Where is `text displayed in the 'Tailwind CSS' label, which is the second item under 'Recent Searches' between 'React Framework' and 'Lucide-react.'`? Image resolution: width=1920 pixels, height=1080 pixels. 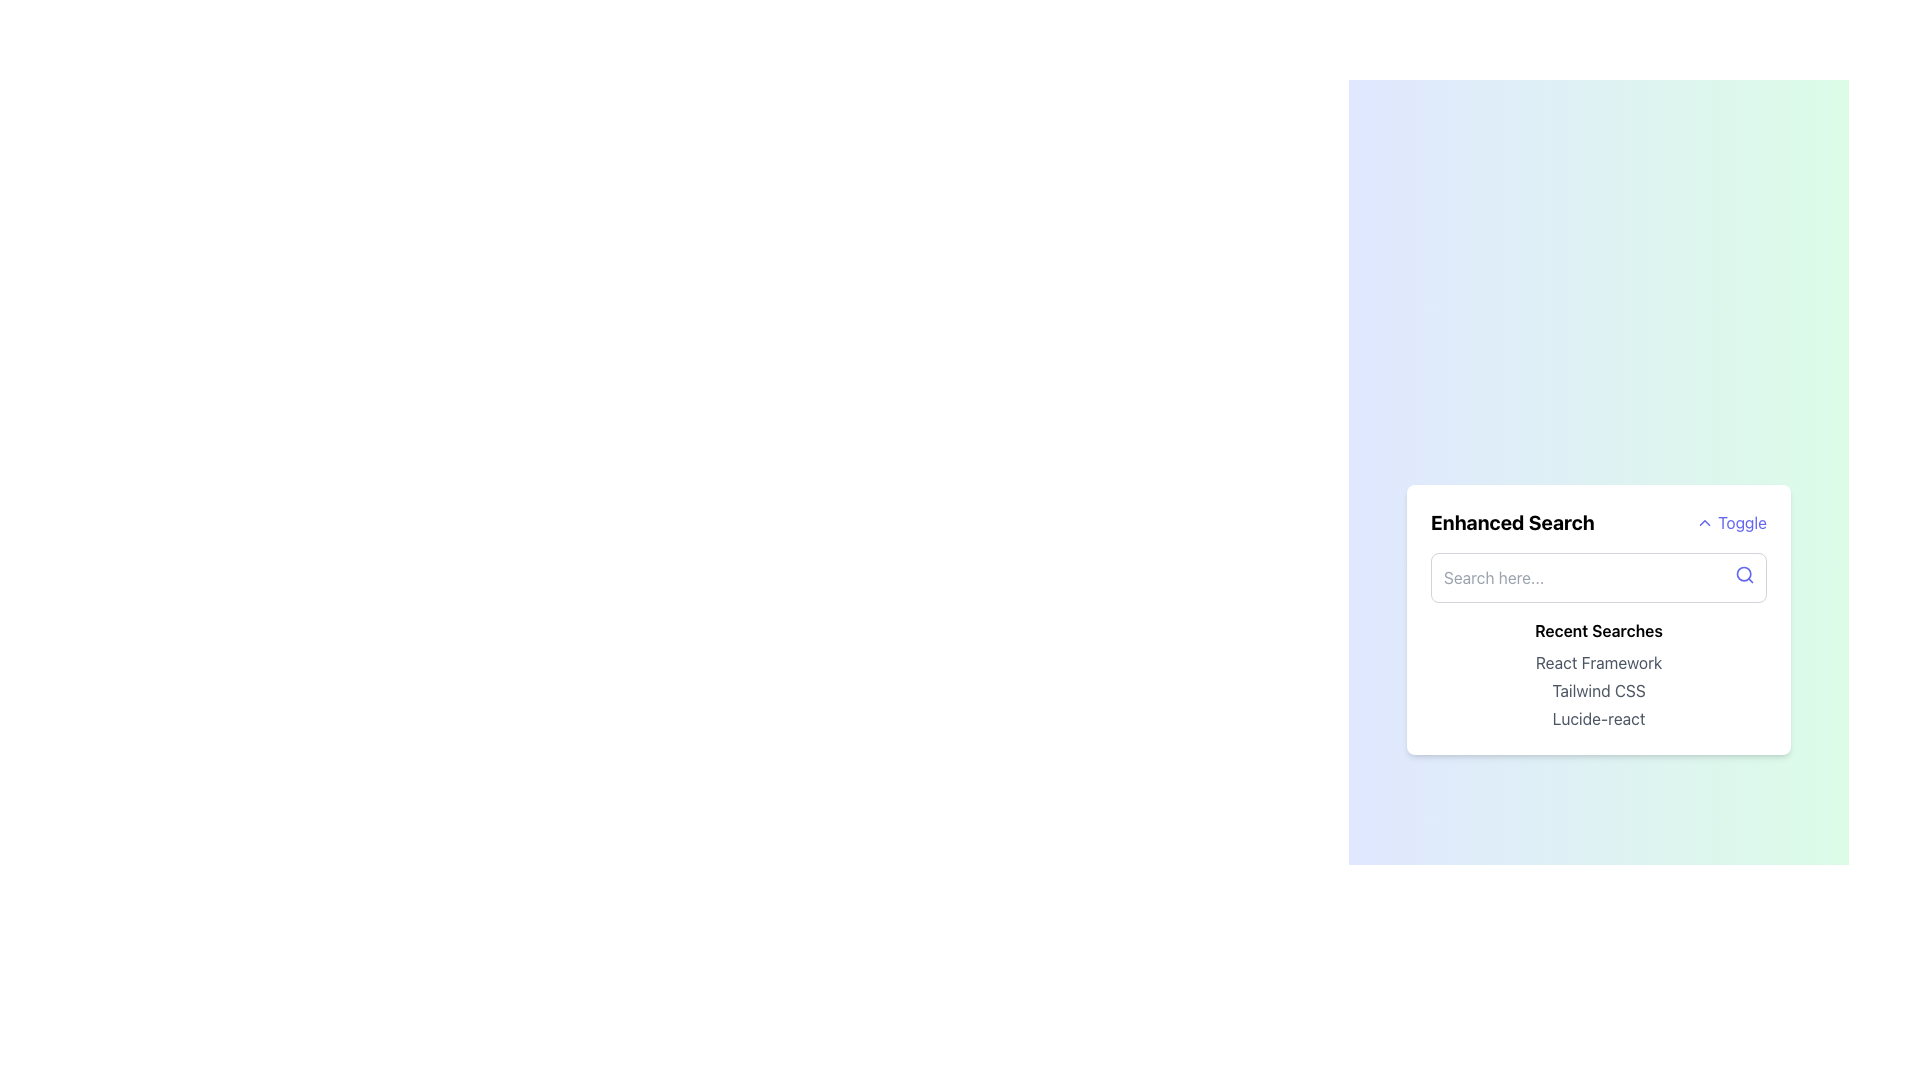 text displayed in the 'Tailwind CSS' label, which is the second item under 'Recent Searches' between 'React Framework' and 'Lucide-react.' is located at coordinates (1597, 689).